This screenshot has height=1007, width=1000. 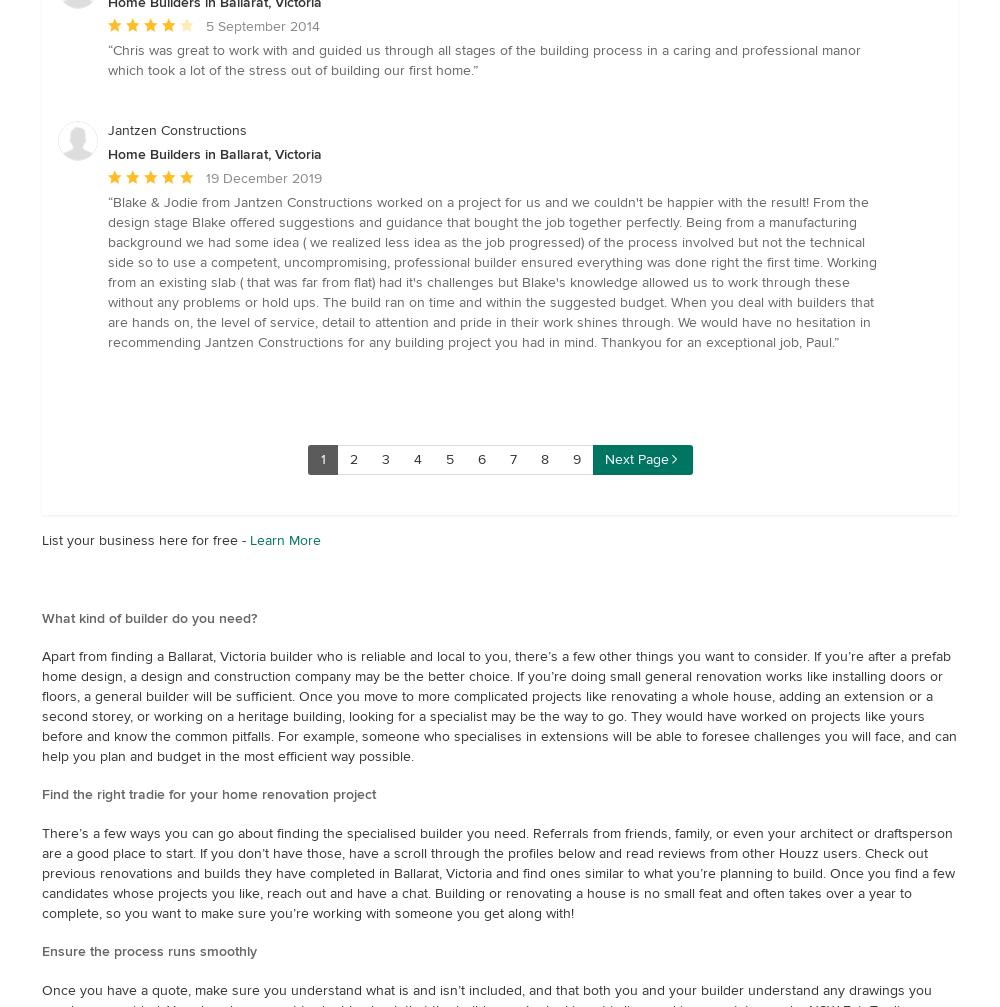 I want to click on '8', so click(x=544, y=458).